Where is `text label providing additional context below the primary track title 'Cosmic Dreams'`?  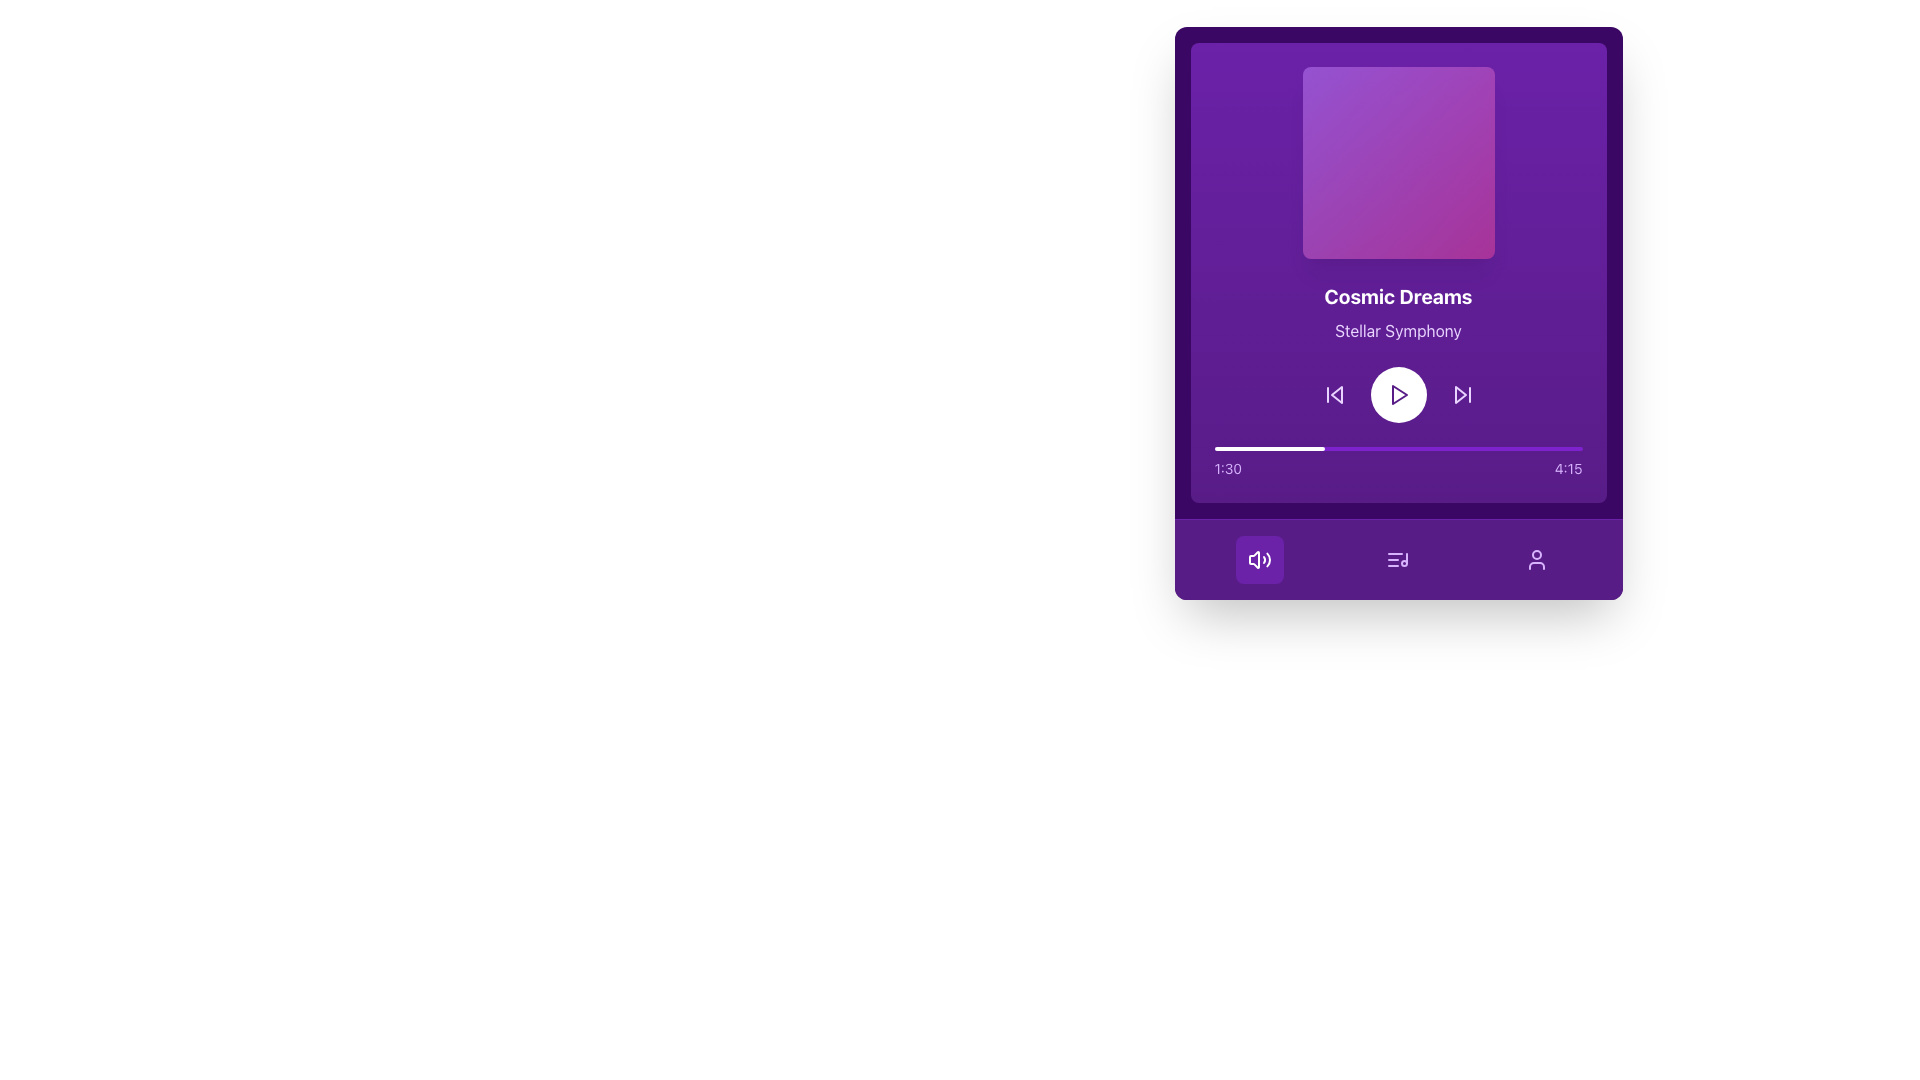 text label providing additional context below the primary track title 'Cosmic Dreams' is located at coordinates (1397, 330).